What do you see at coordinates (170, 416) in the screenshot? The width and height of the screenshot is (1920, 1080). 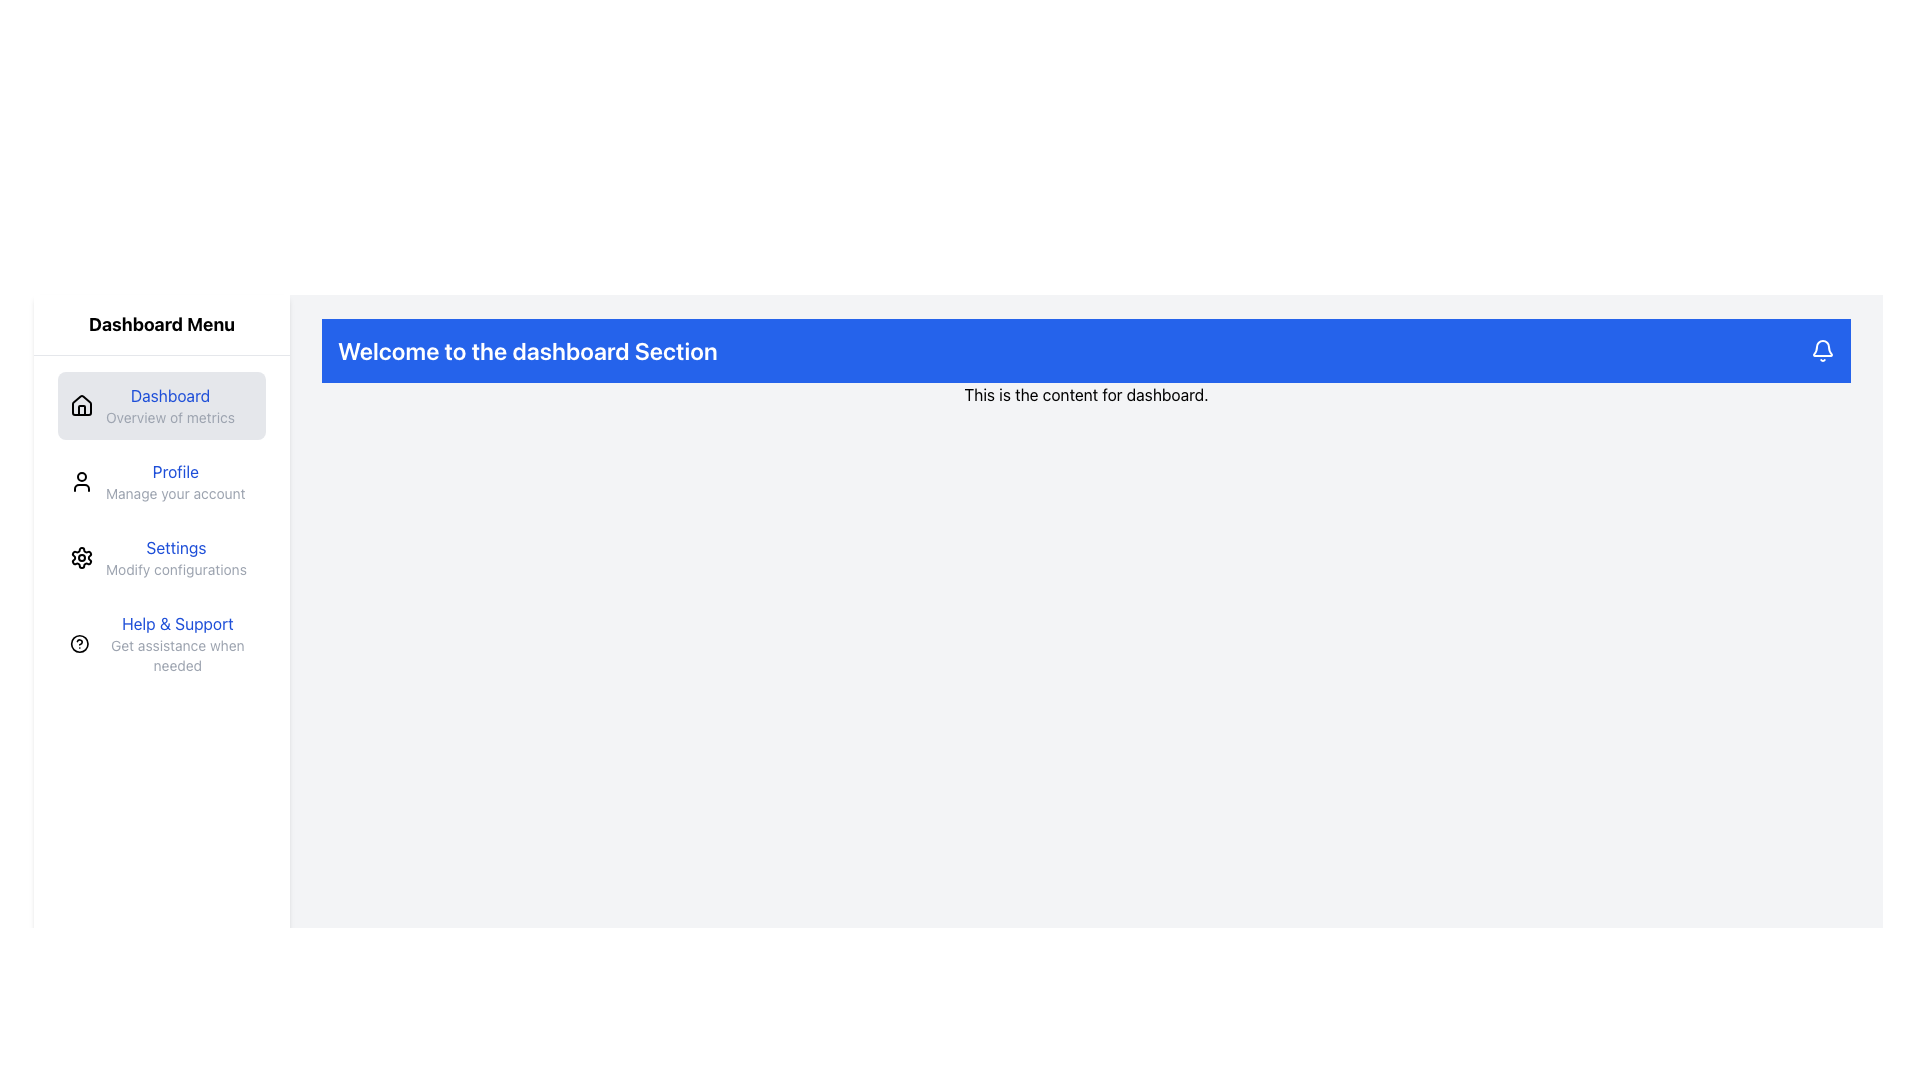 I see `text label 'Overview of metrics' which is a small gray font positioned below the bold 'Dashboard' text in the vertical navigation menu on the left side of the interface` at bounding box center [170, 416].